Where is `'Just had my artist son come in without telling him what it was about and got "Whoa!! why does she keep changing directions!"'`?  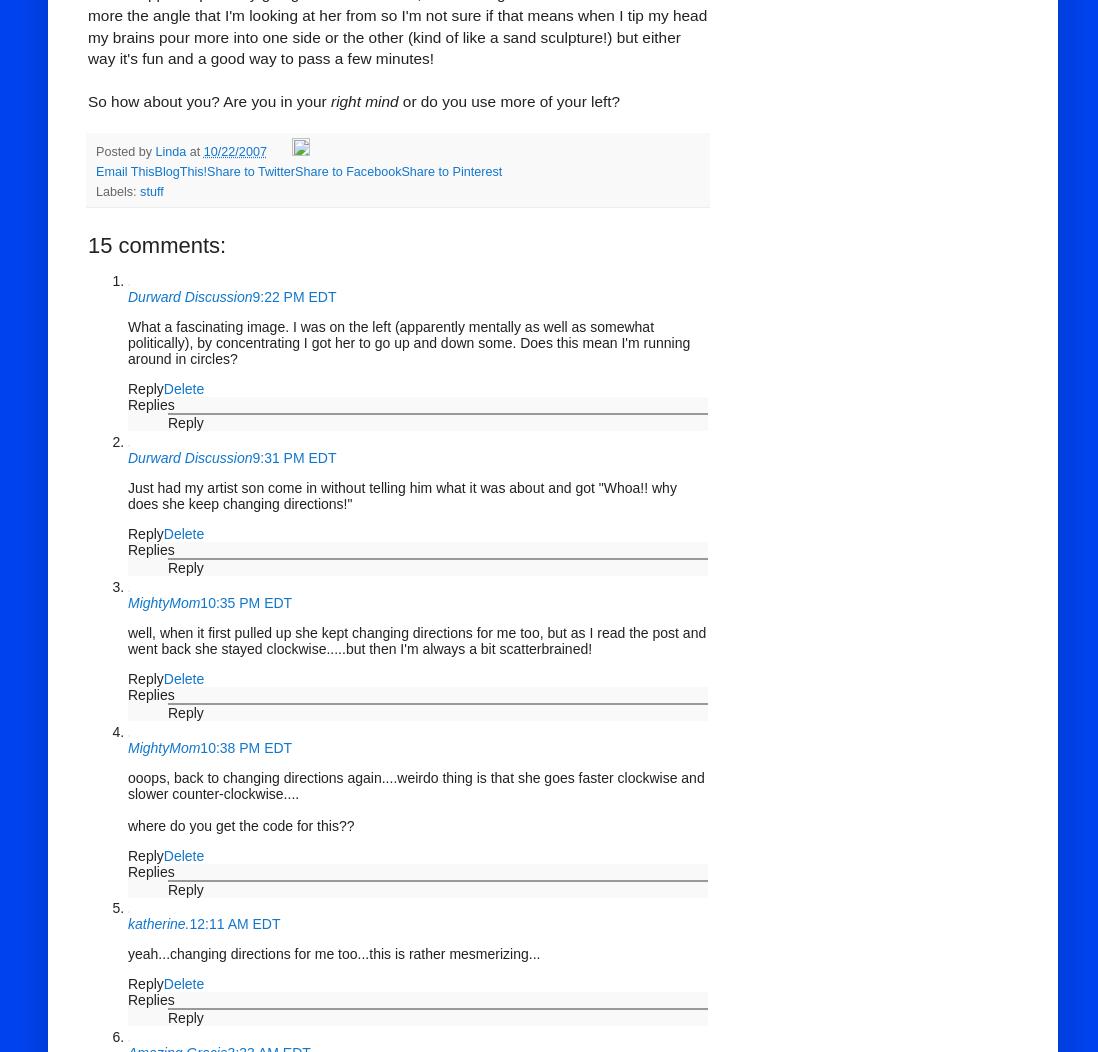 'Just had my artist son come in without telling him what it was about and got "Whoa!! why does she keep changing directions!"' is located at coordinates (400, 495).